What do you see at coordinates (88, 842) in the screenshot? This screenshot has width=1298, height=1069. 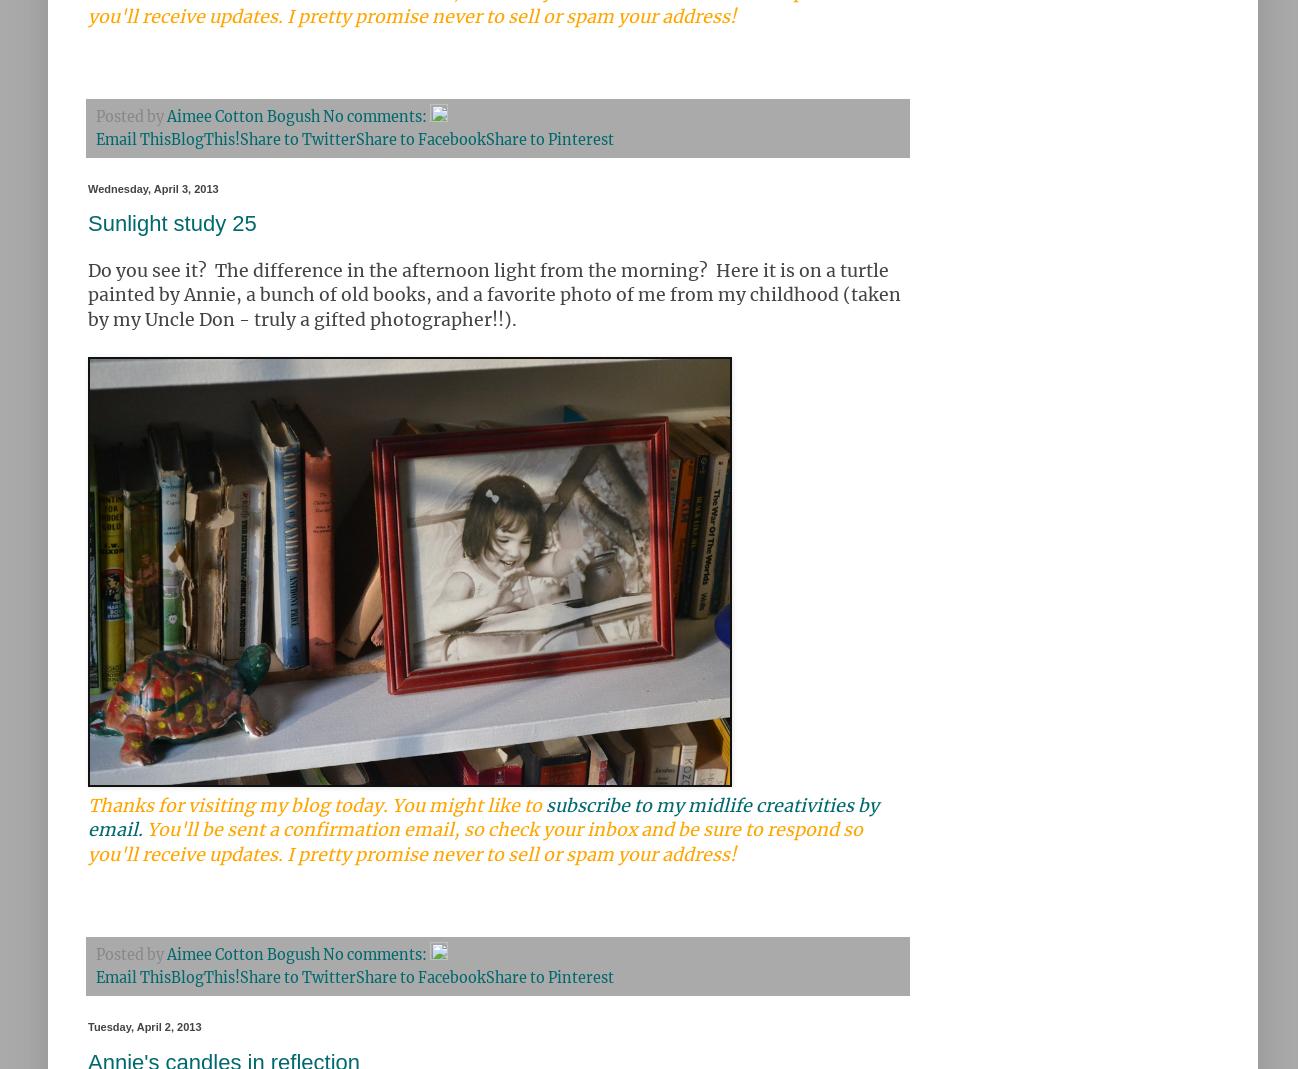 I see `'You'll be sent a confirmation email, so check your inbox and be sure to respond so you'll receive updates.  I pretty promise never to sell or spam your address!'` at bounding box center [88, 842].